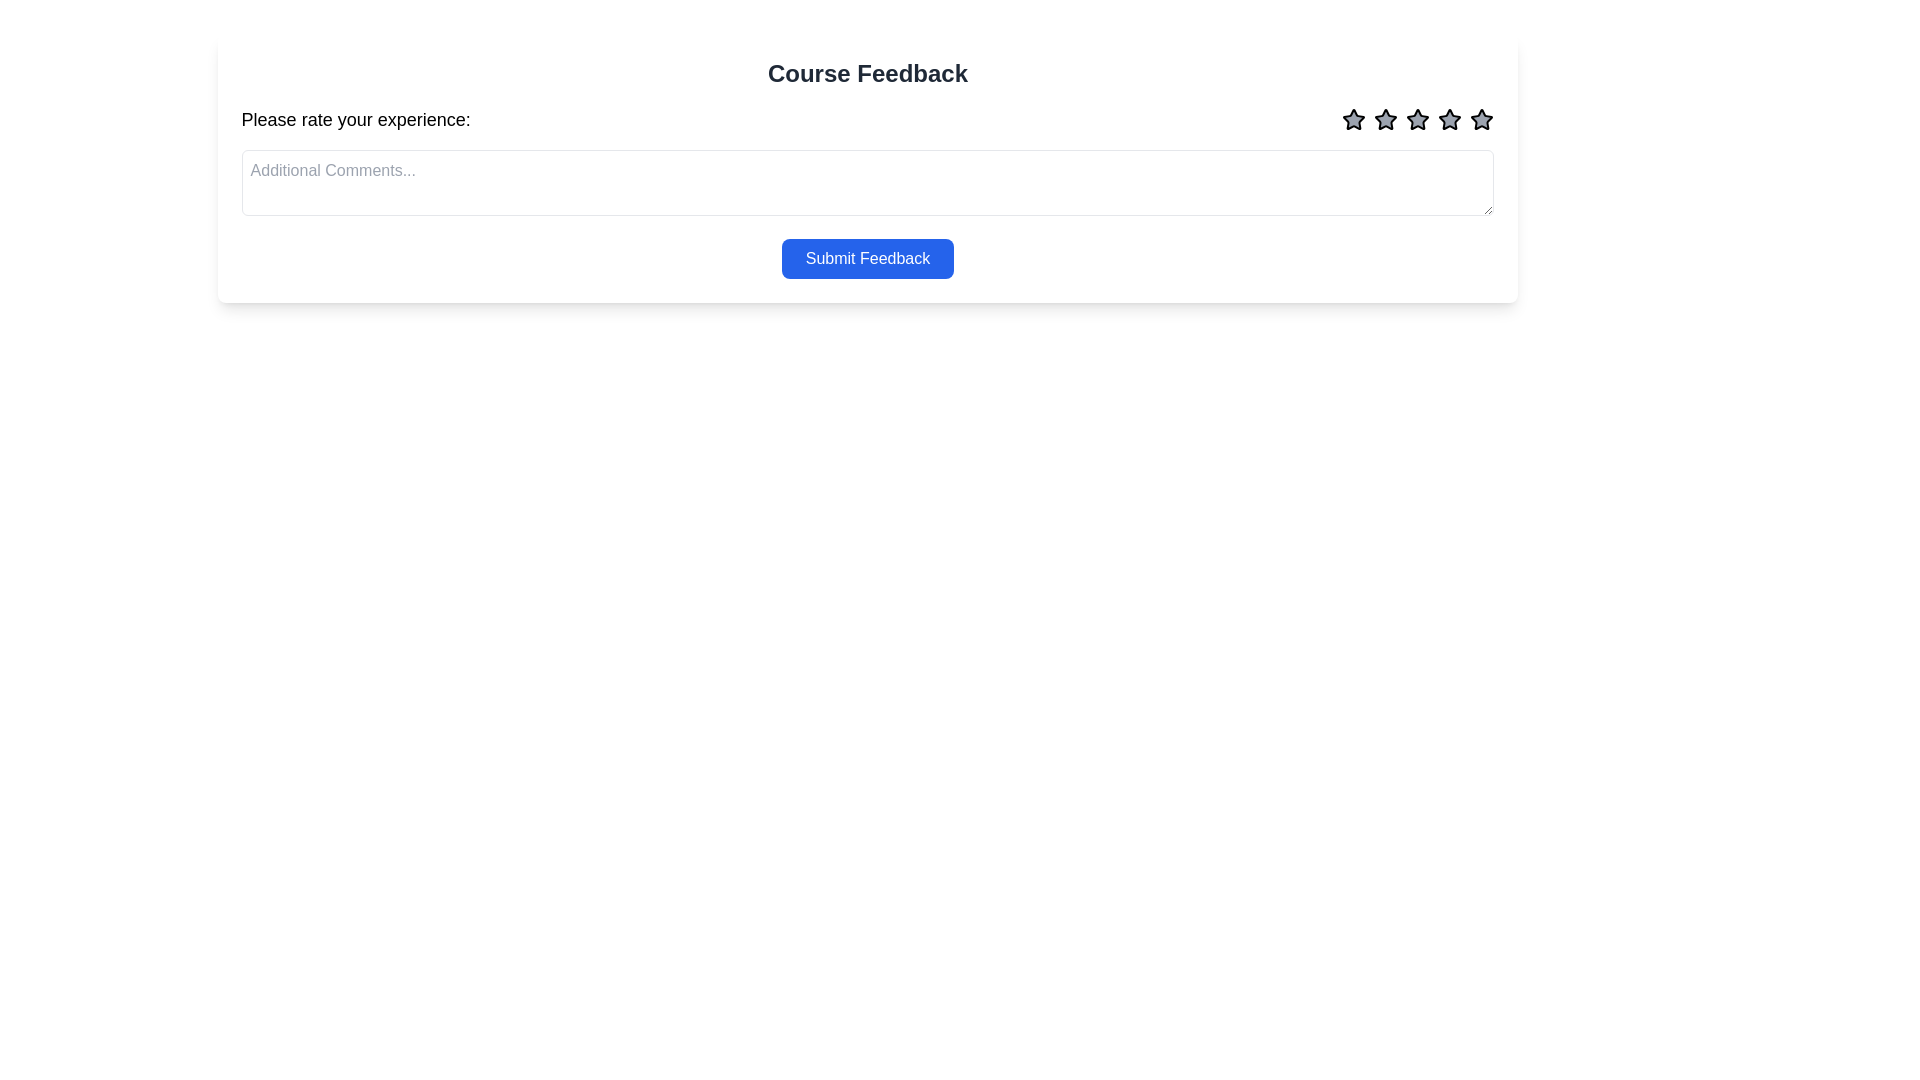 This screenshot has height=1080, width=1920. I want to click on the third star icon in the rating system, so click(1385, 119).